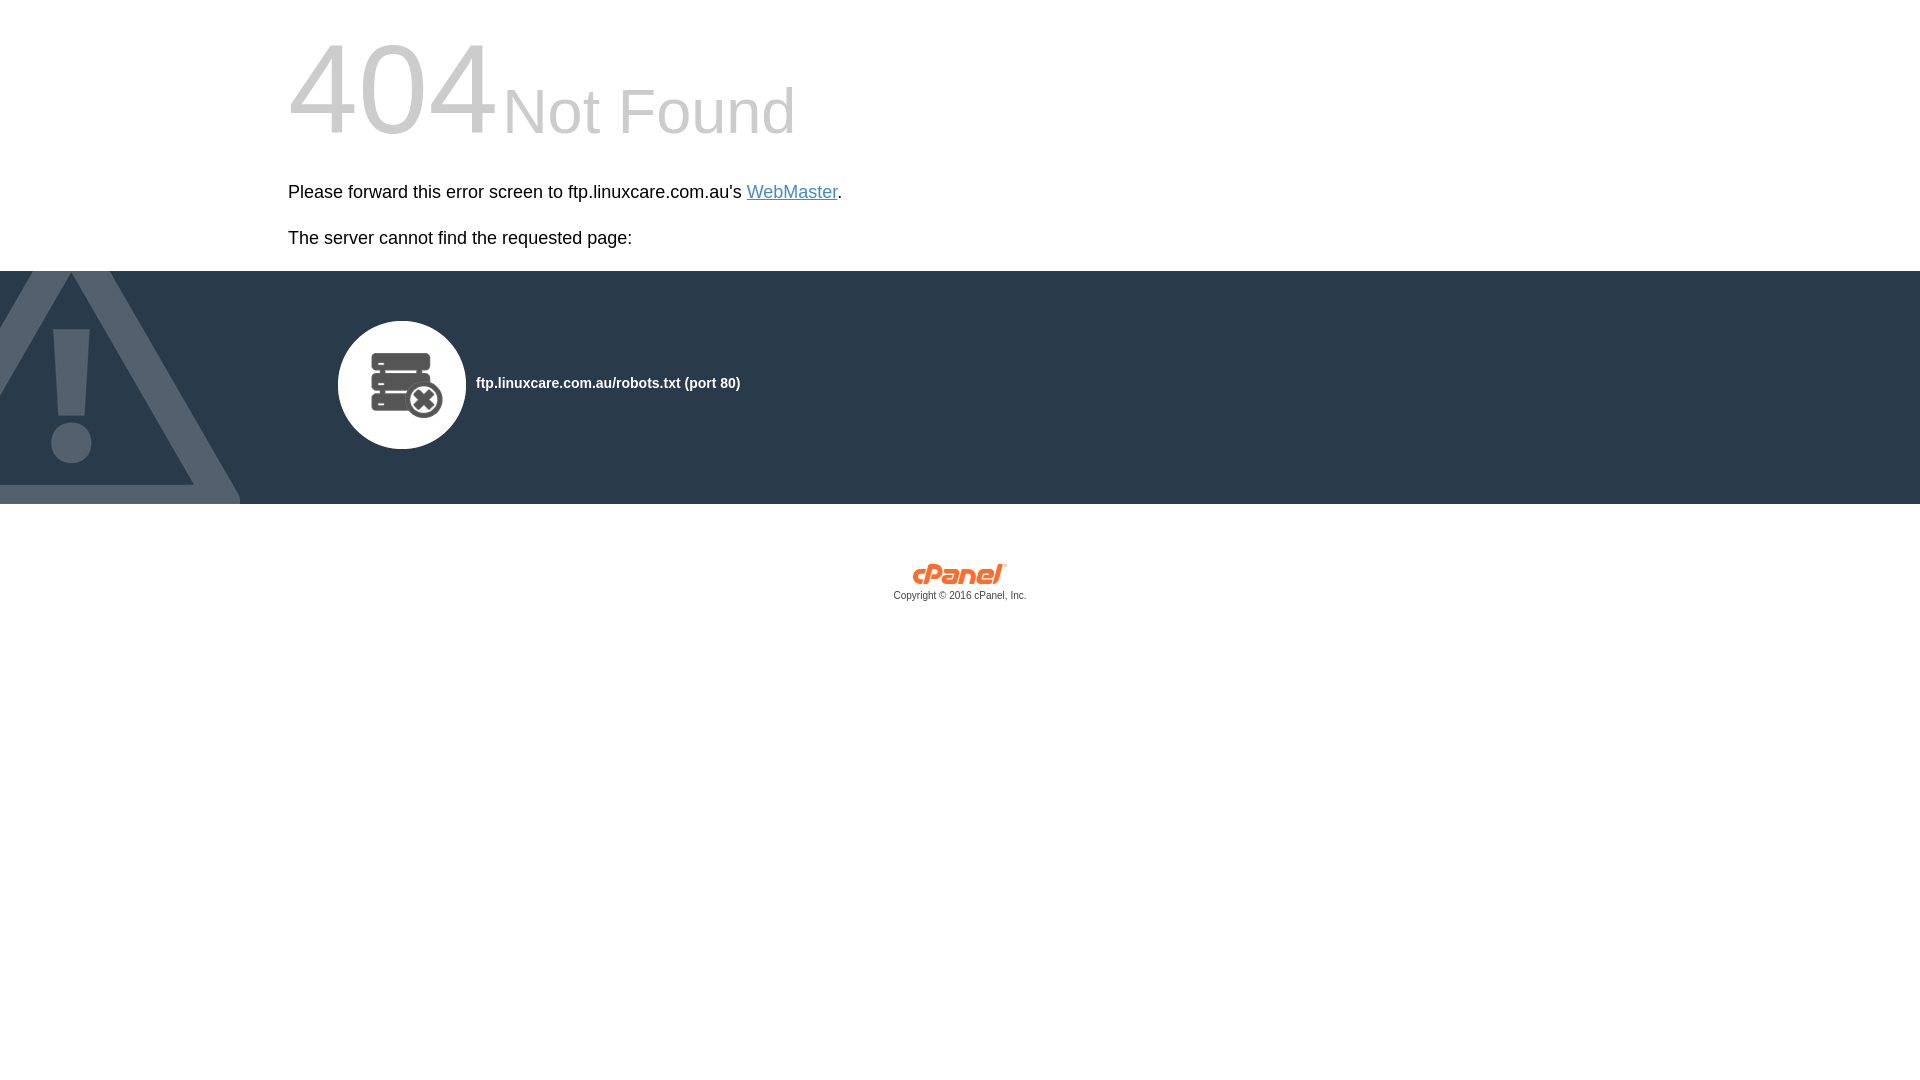 The width and height of the screenshot is (1920, 1080). What do you see at coordinates (791, 192) in the screenshot?
I see `'WebMaster'` at bounding box center [791, 192].